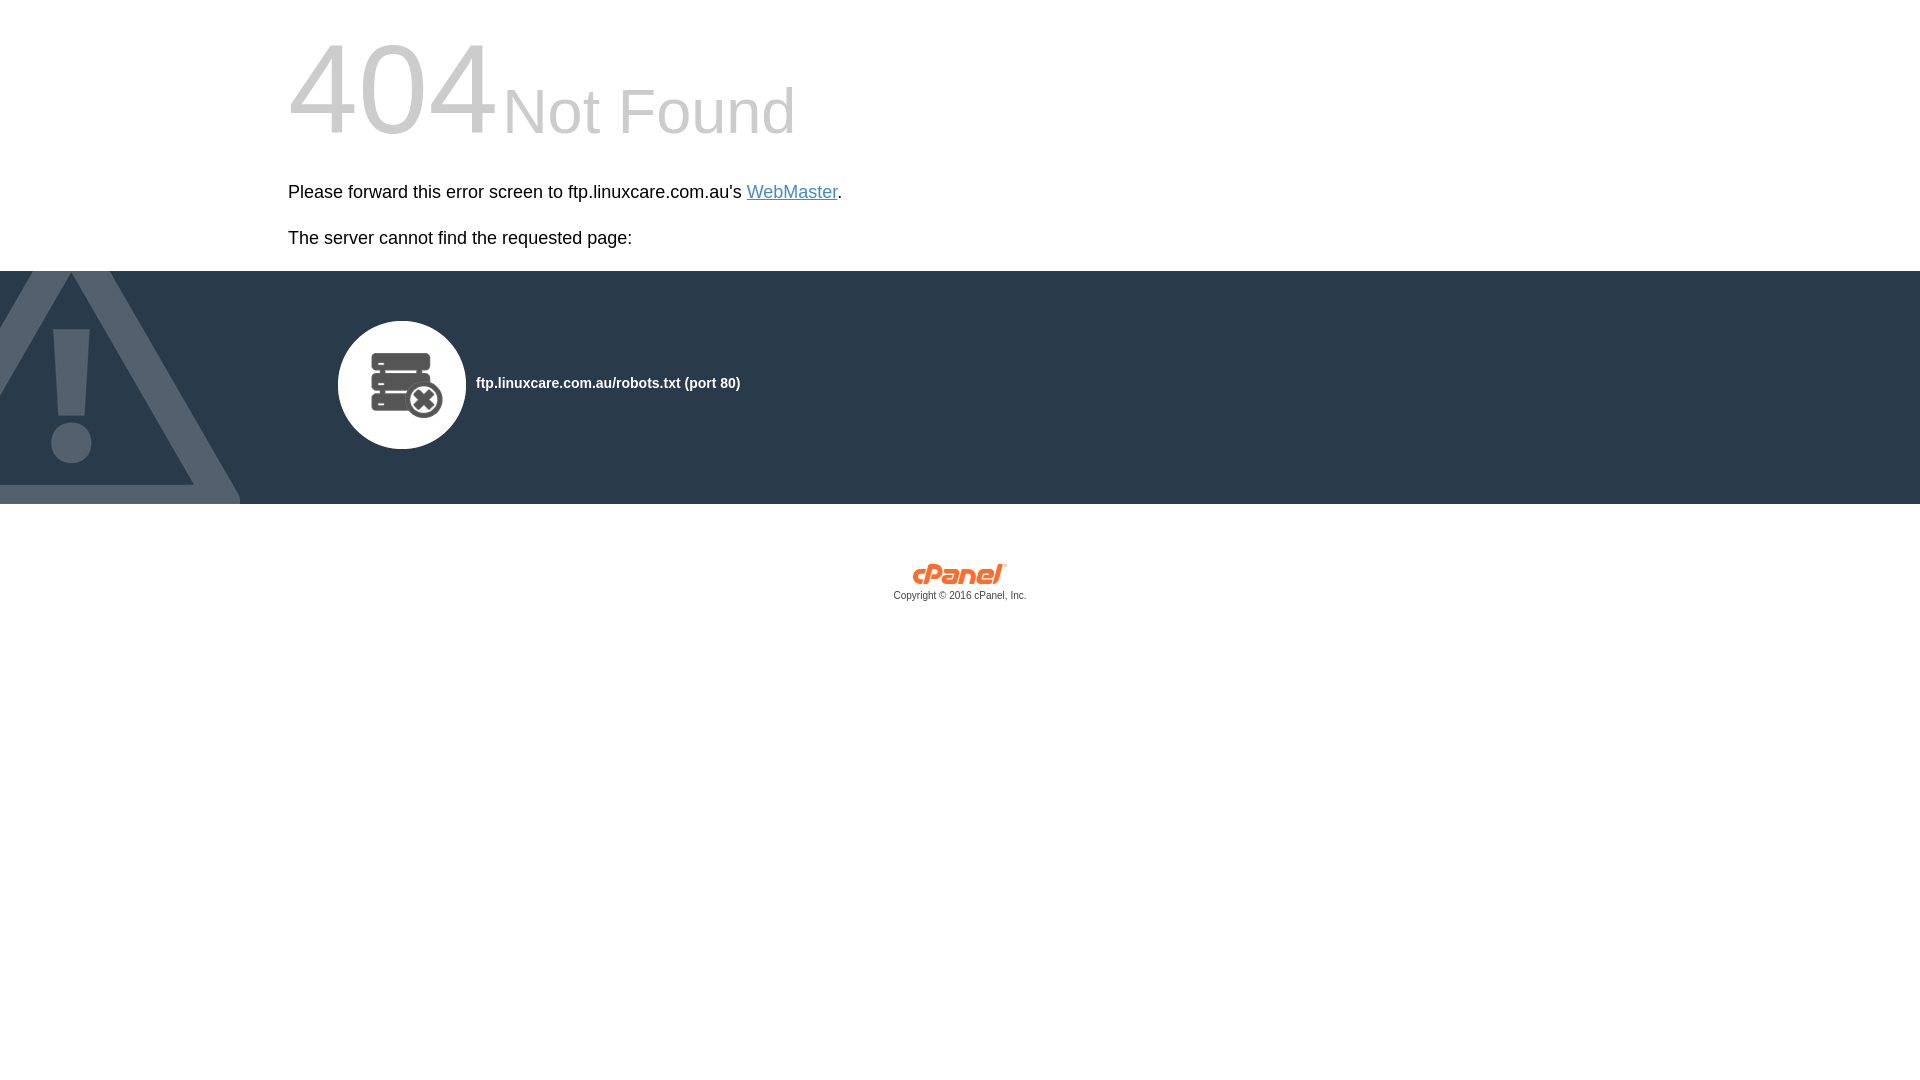 The width and height of the screenshot is (1920, 1080). What do you see at coordinates (791, 192) in the screenshot?
I see `'WebMaster'` at bounding box center [791, 192].